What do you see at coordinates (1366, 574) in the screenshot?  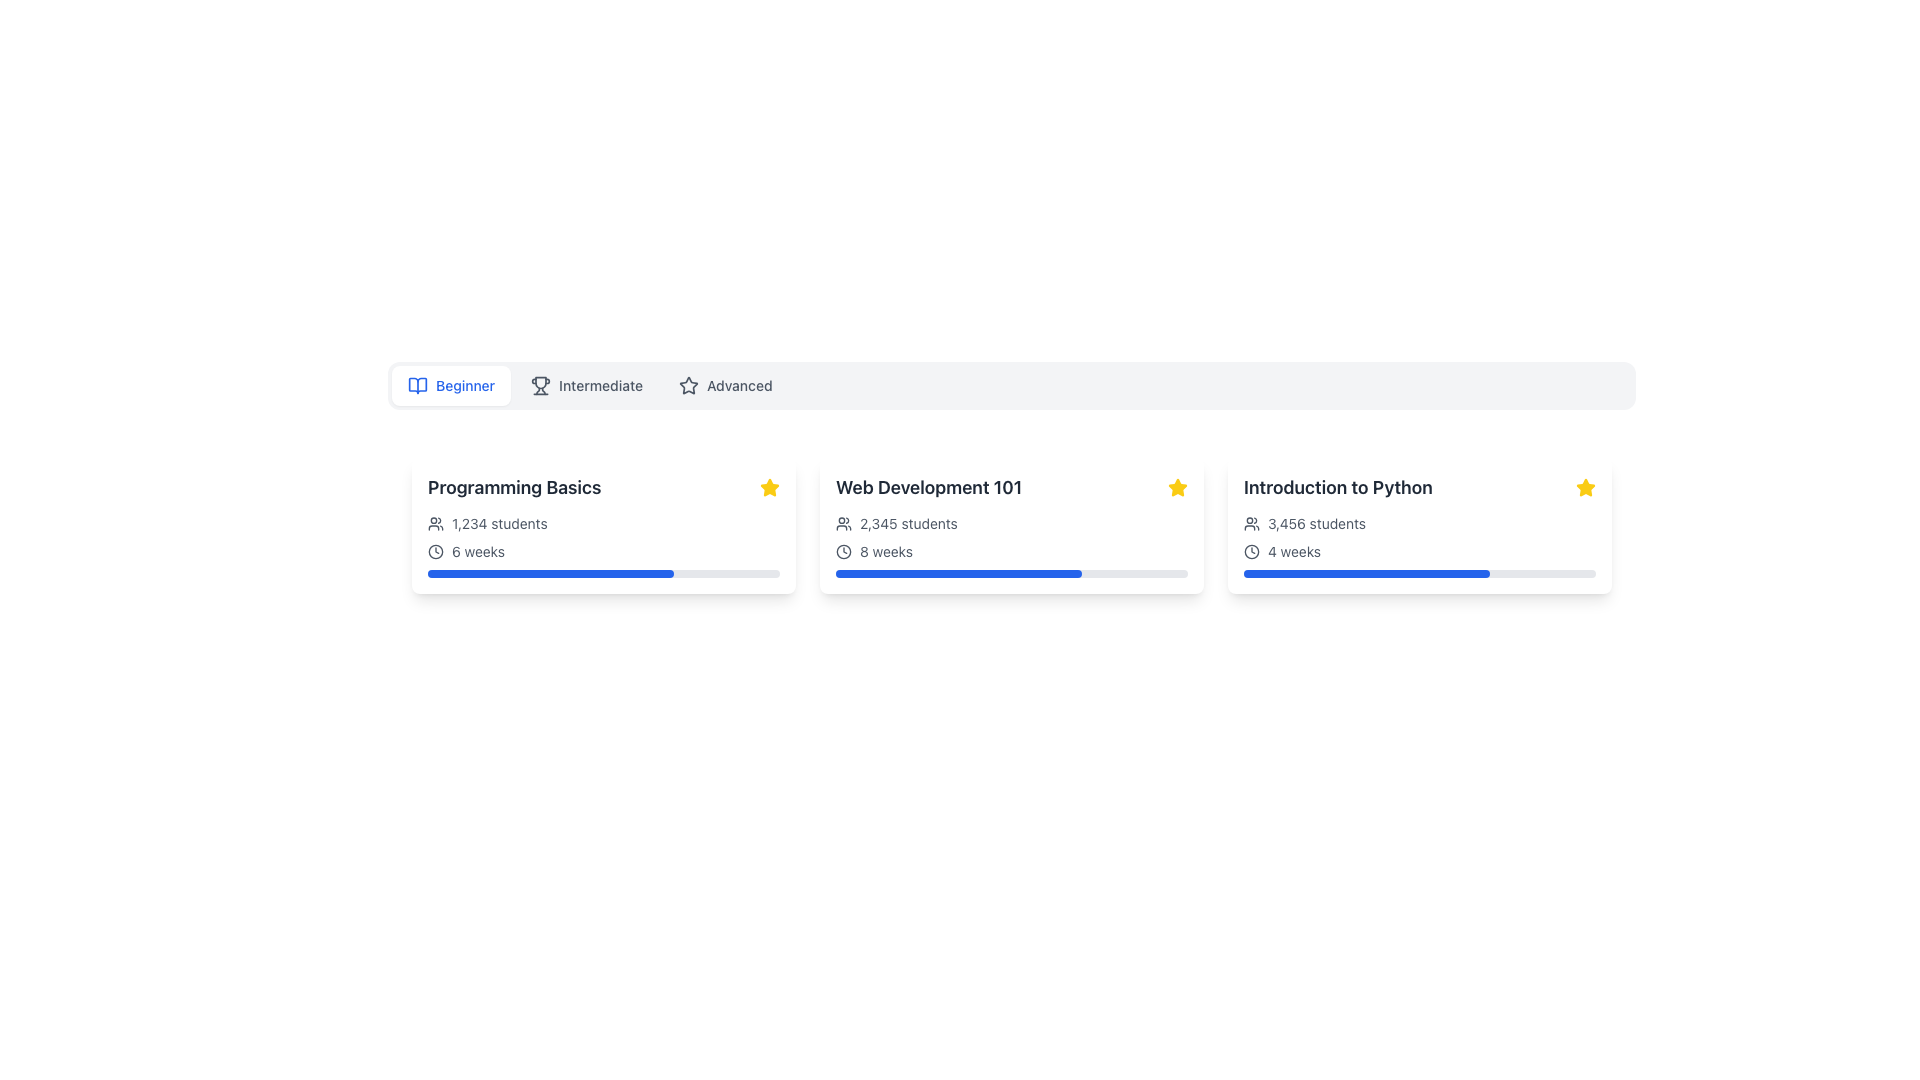 I see `the progress visually on the progress bar located within the 'Introduction to Python' module card, beneath the course duration and number of students` at bounding box center [1366, 574].